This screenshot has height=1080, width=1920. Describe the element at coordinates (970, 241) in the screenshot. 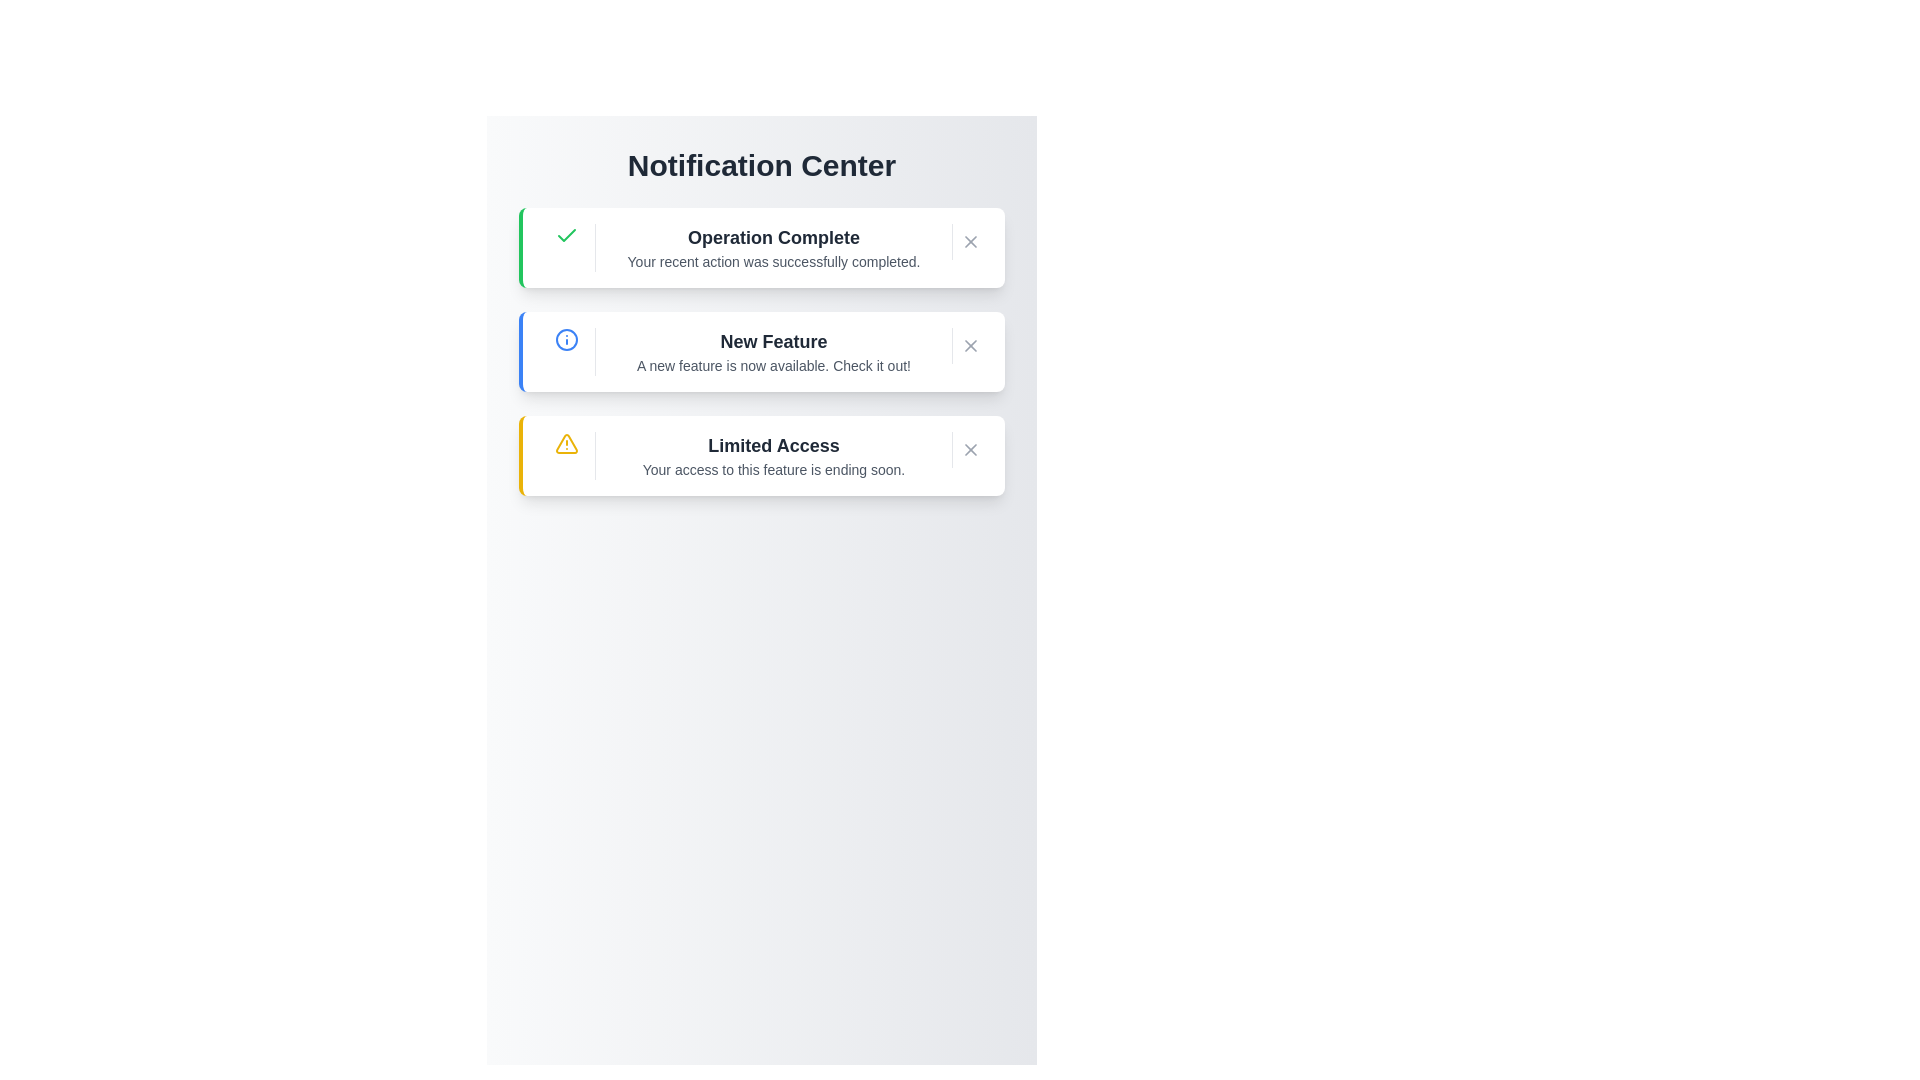

I see `the interactive button with an 'X' icon located at the upper-right corner of the 'Operation Complete' notification card` at that location.